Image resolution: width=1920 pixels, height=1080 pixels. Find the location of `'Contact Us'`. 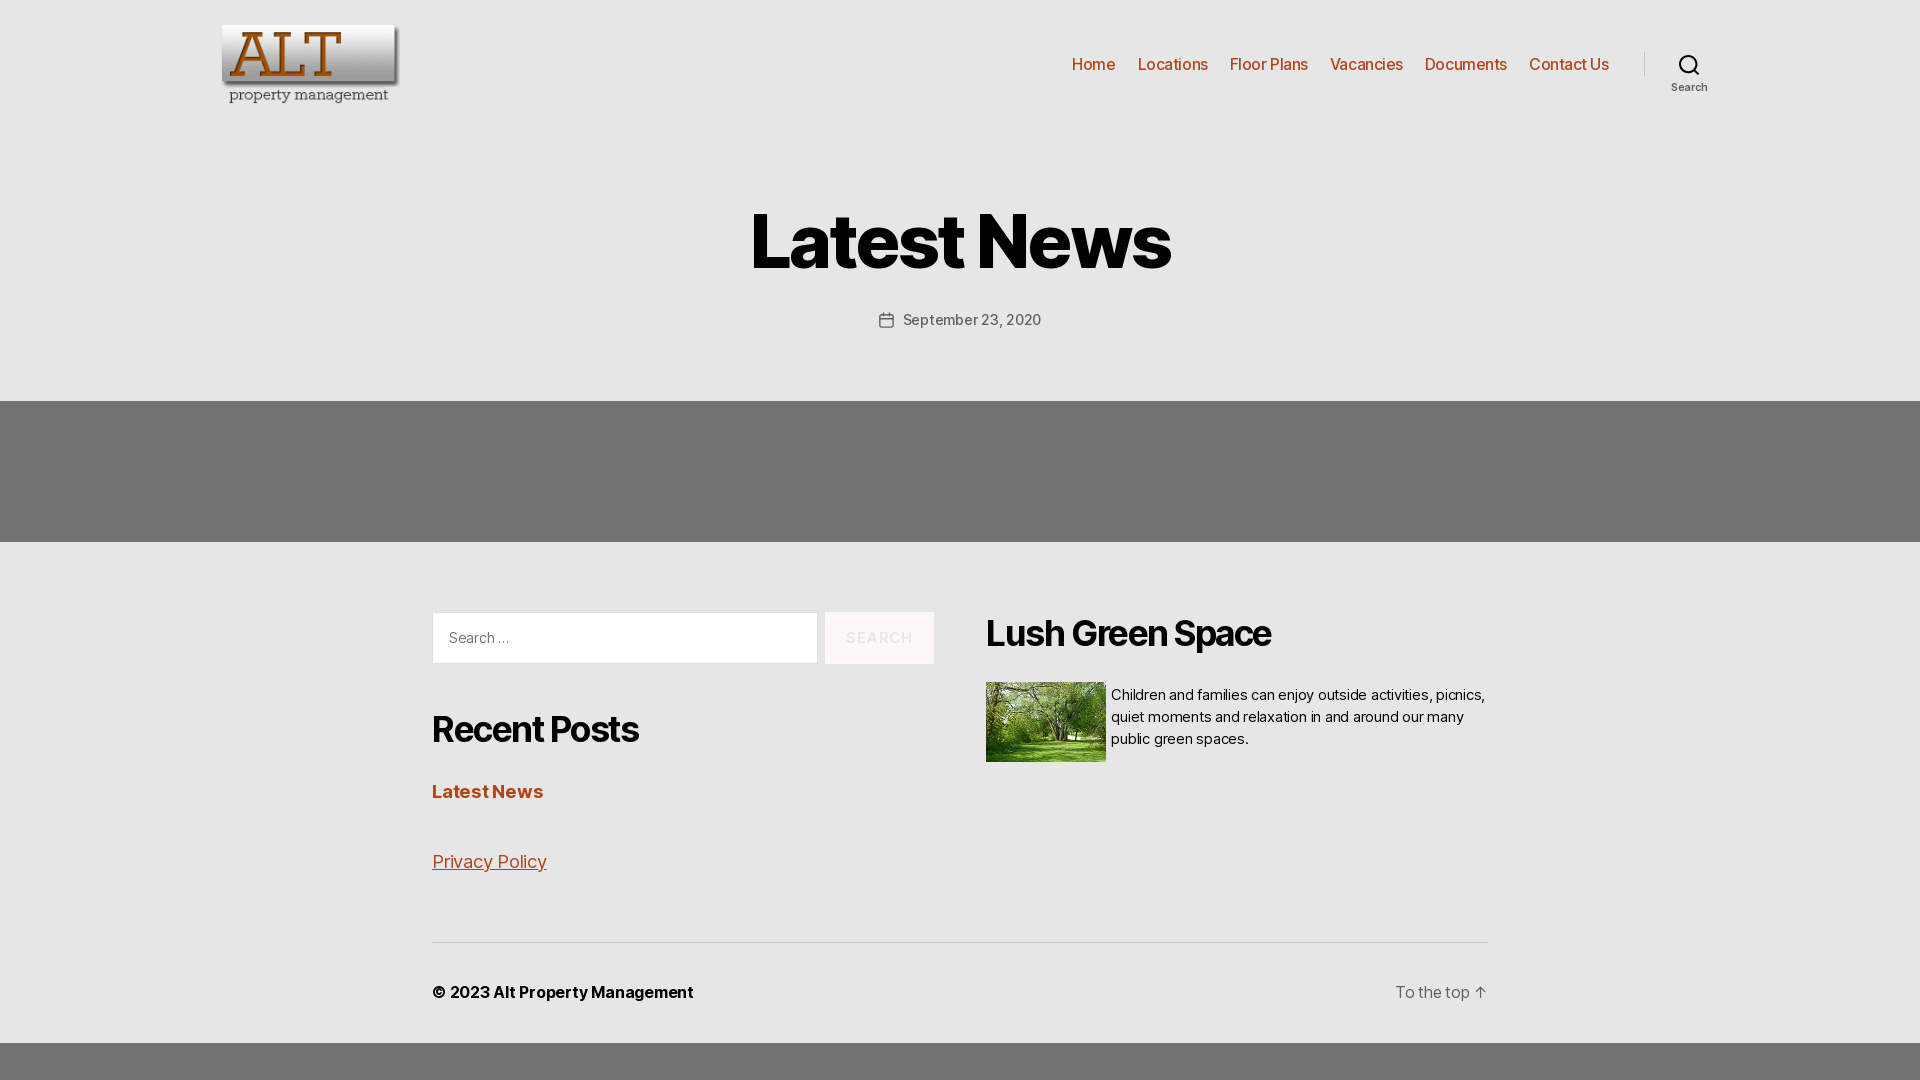

'Contact Us' is located at coordinates (1568, 63).